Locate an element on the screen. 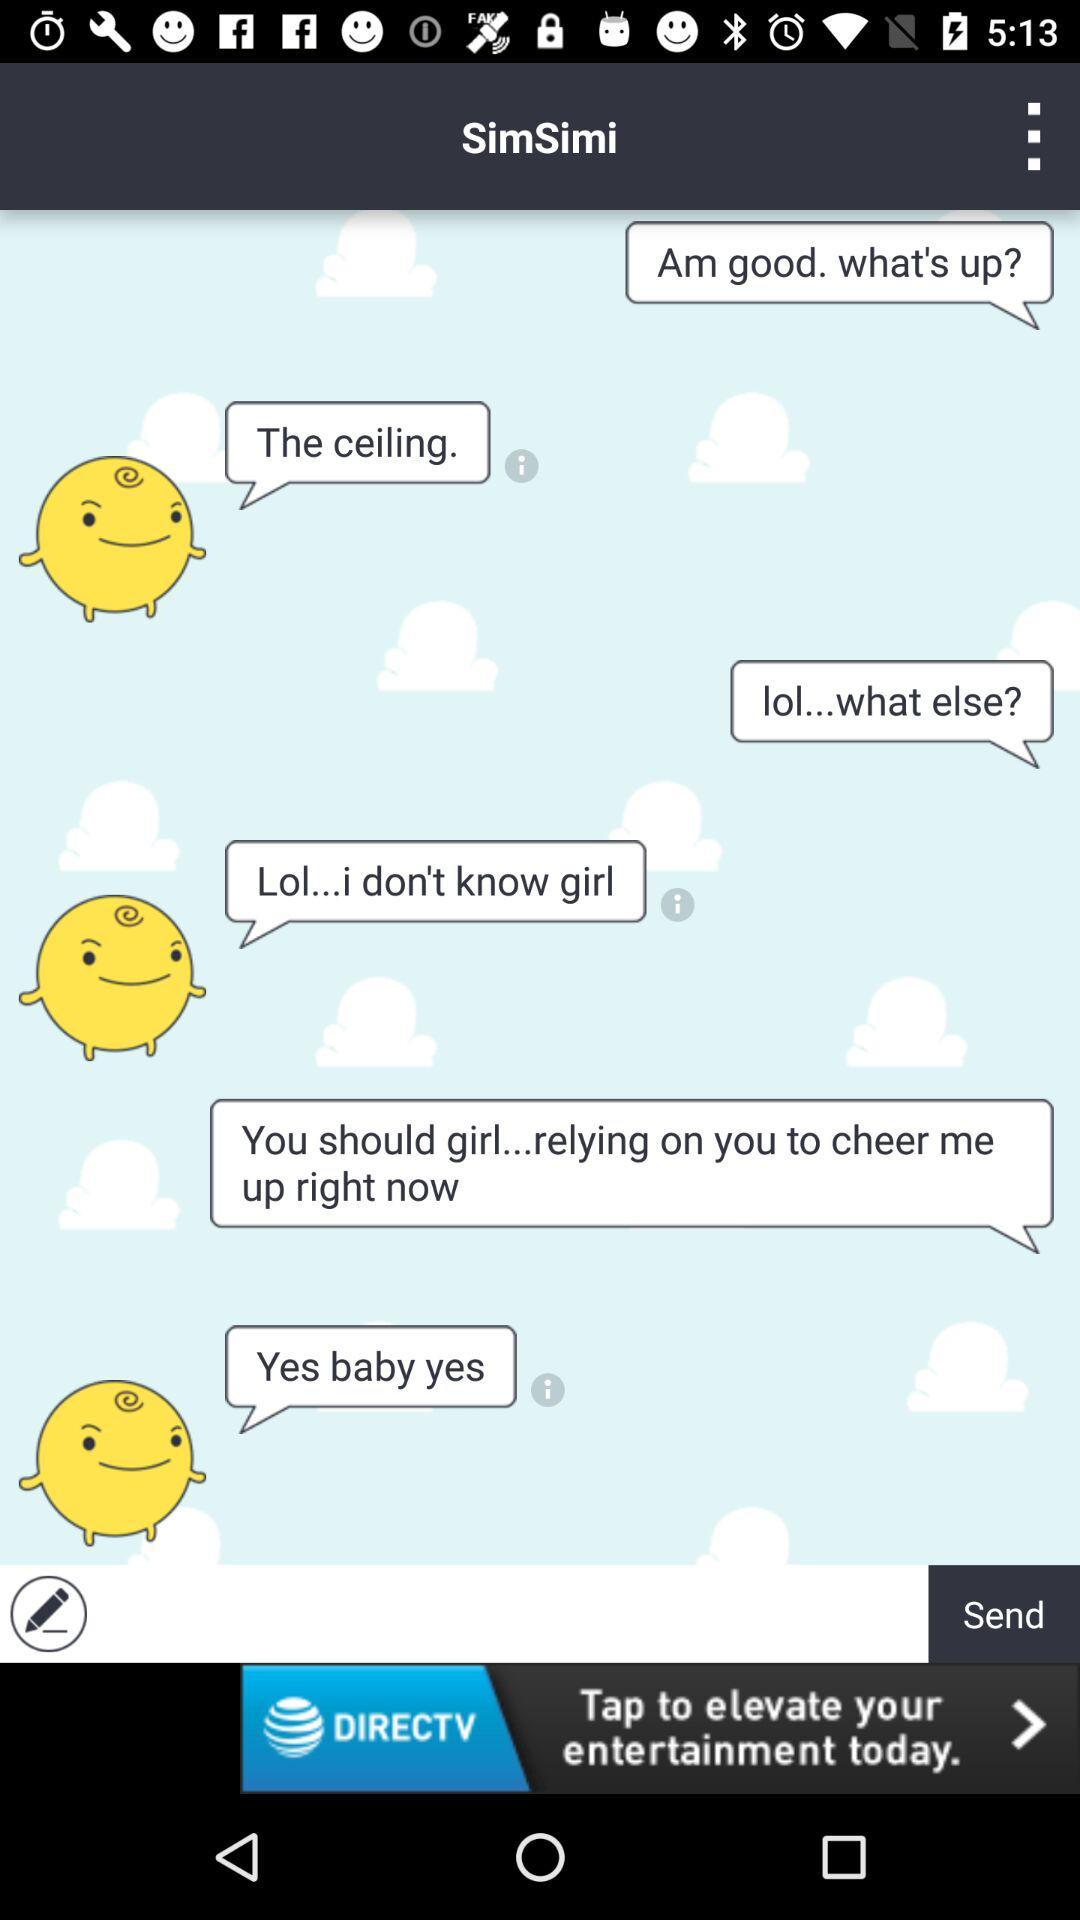  the edit is located at coordinates (47, 1613).